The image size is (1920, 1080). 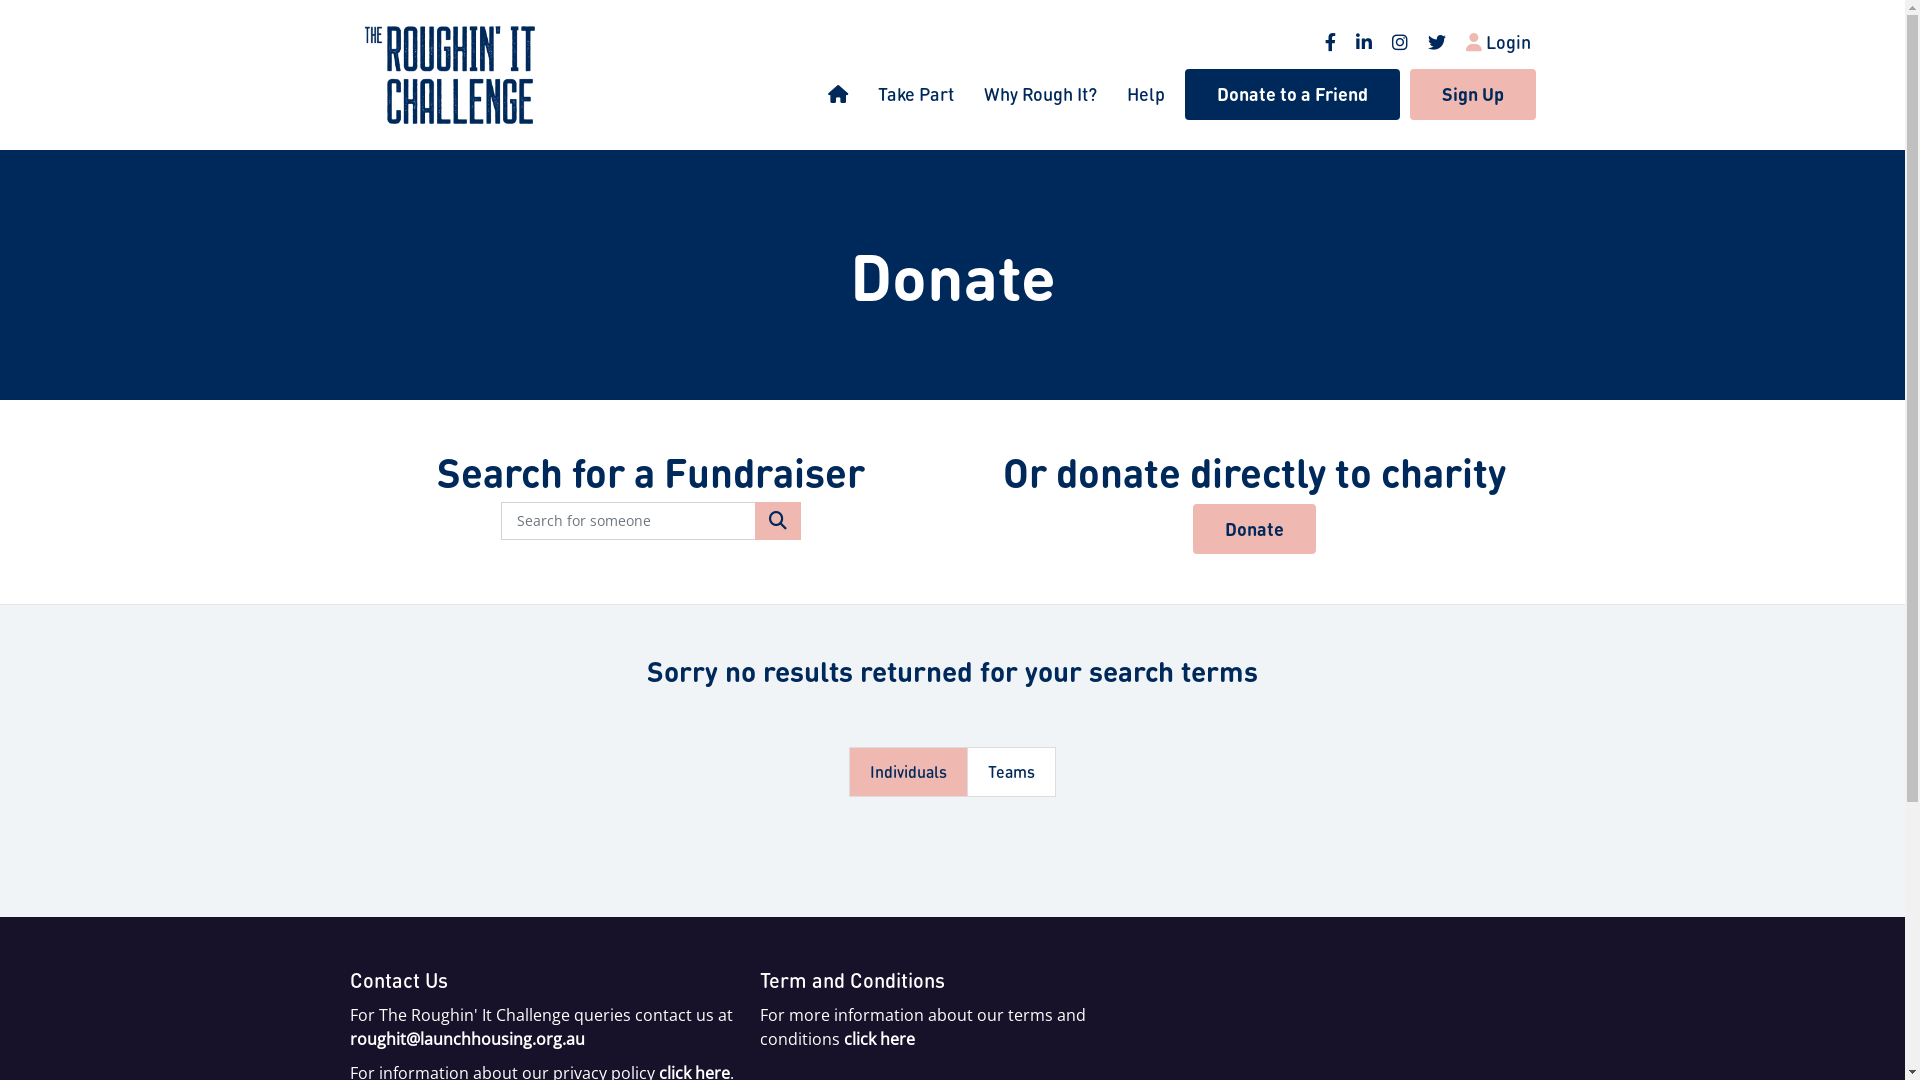 I want to click on 'Take Part', so click(x=914, y=93).